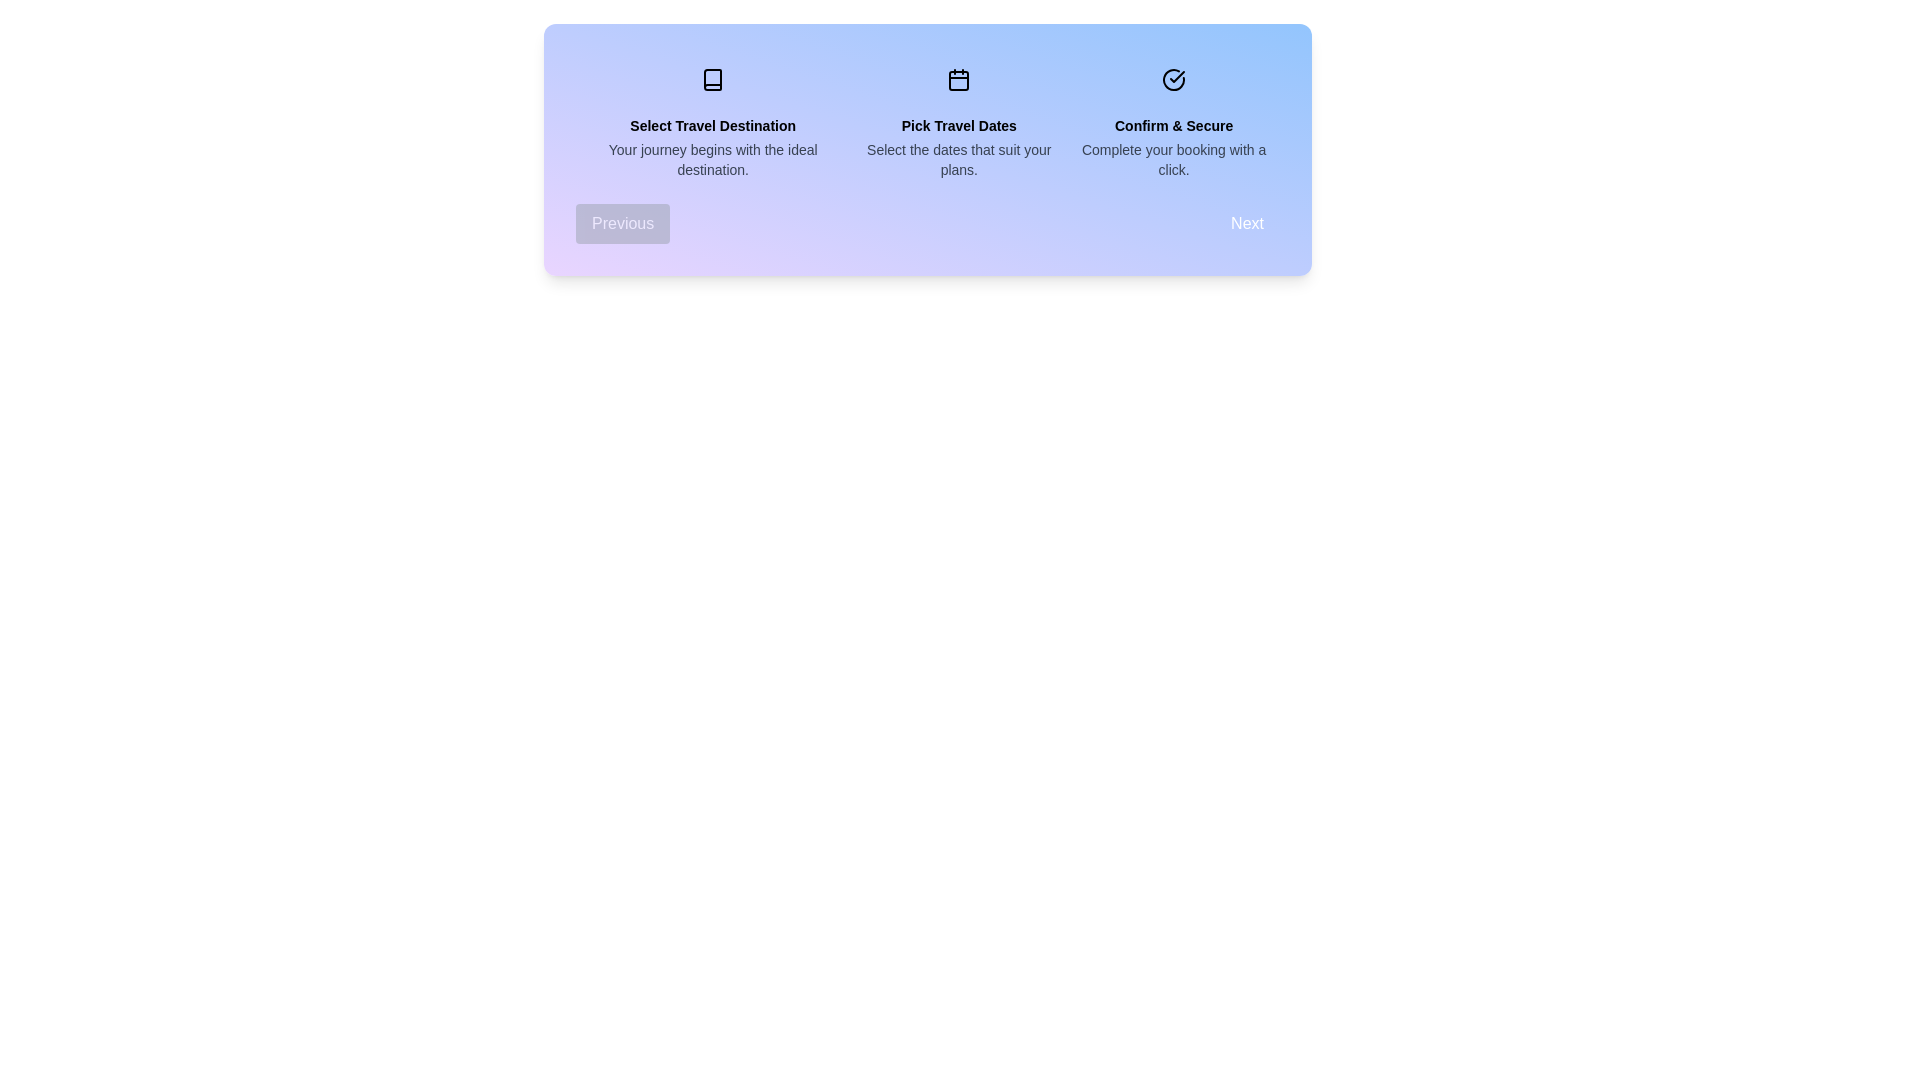  Describe the element at coordinates (1246, 223) in the screenshot. I see `the Next button to navigate` at that location.